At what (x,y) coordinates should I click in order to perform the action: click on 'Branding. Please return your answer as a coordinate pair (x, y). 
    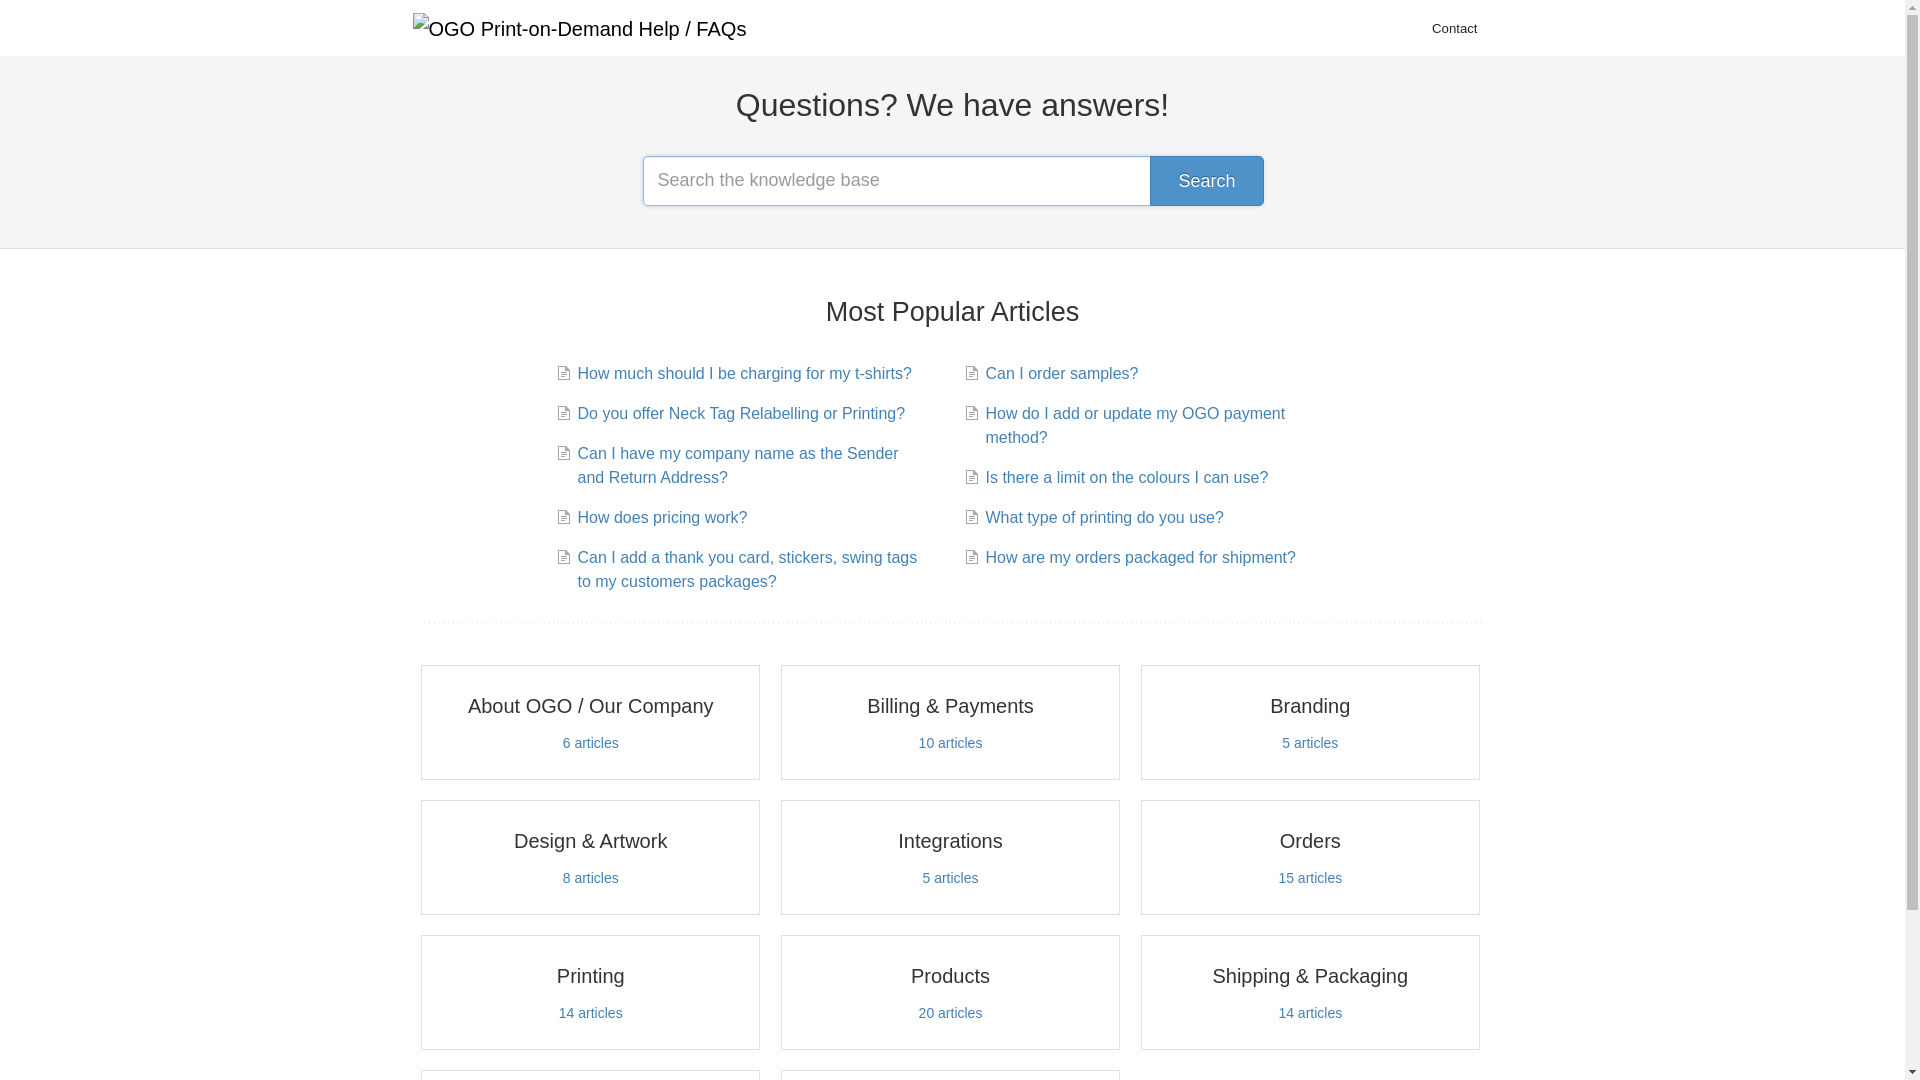
    Looking at the image, I should click on (1310, 722).